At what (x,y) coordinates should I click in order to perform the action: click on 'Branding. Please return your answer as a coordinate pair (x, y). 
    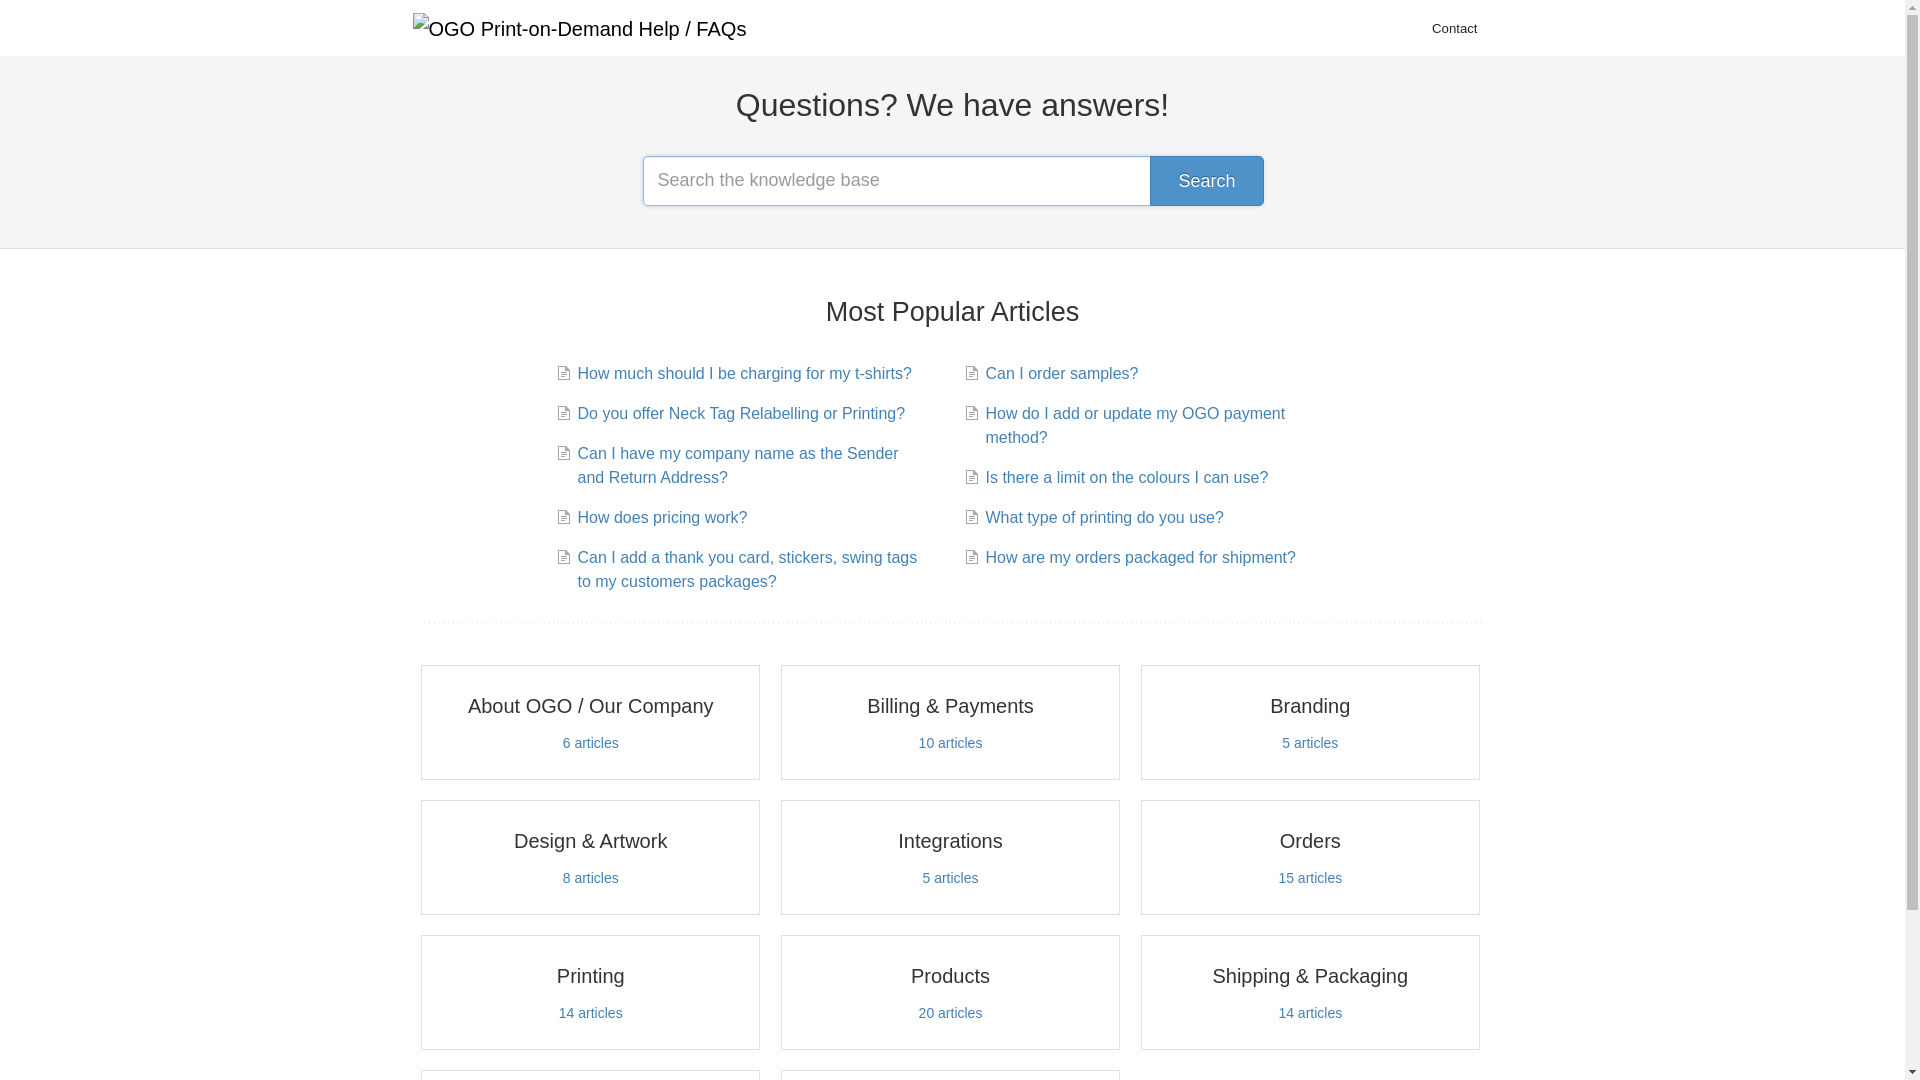
    Looking at the image, I should click on (1310, 722).